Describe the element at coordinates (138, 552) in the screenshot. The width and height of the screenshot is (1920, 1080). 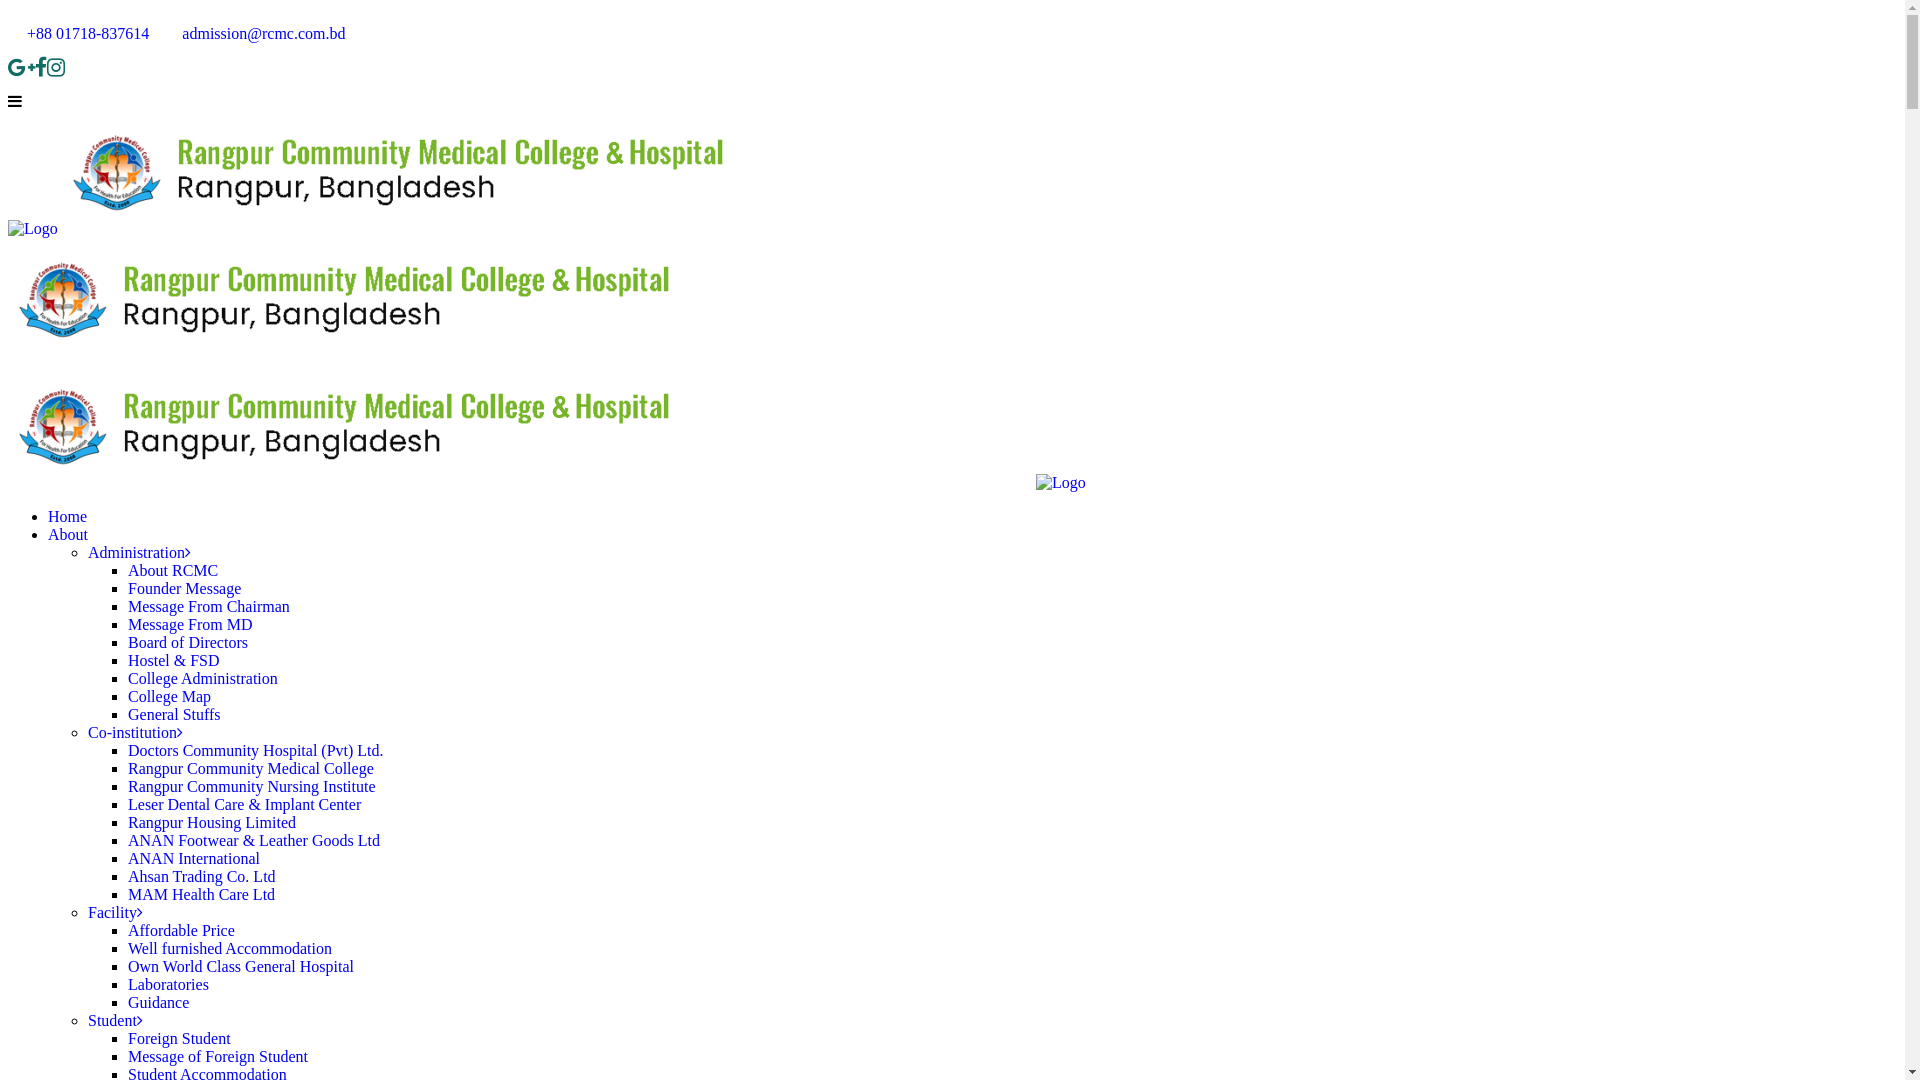
I see `'Administration'` at that location.